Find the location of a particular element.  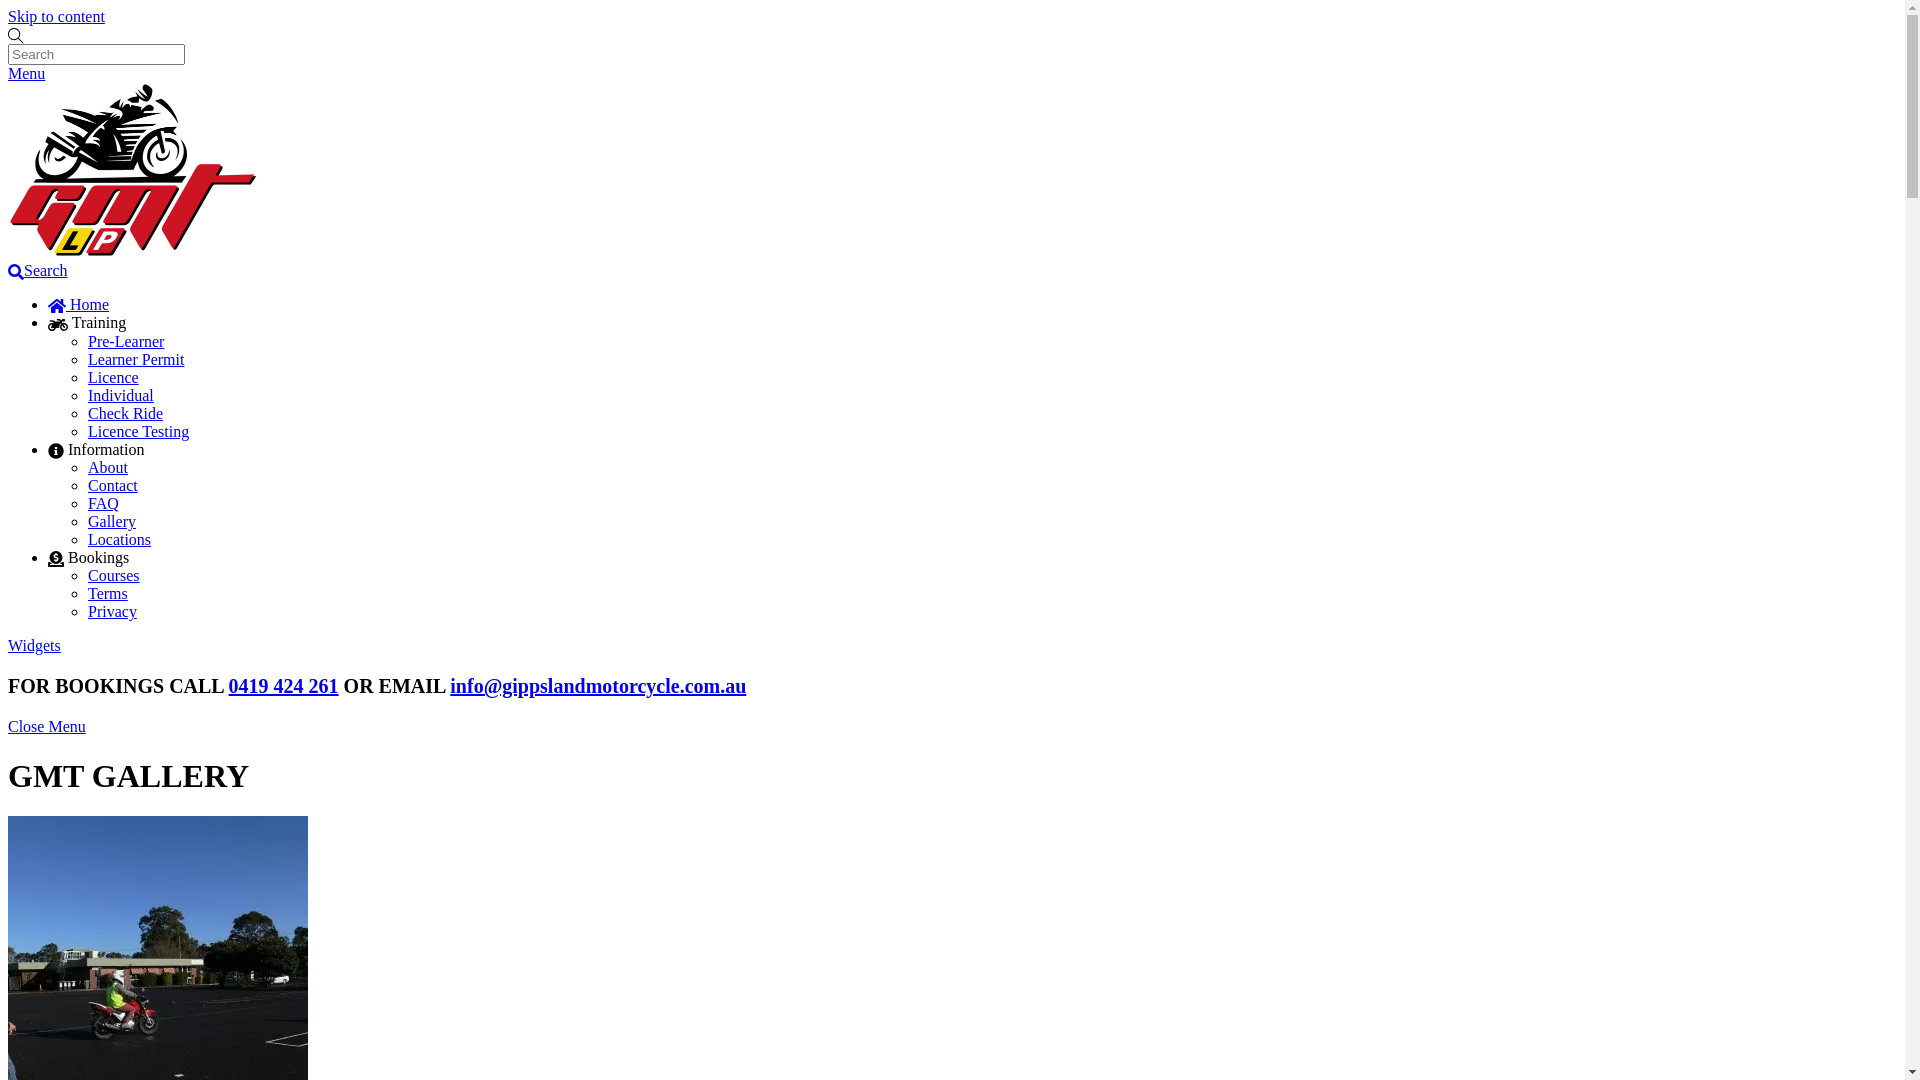

'Skip to content' is located at coordinates (56, 16).